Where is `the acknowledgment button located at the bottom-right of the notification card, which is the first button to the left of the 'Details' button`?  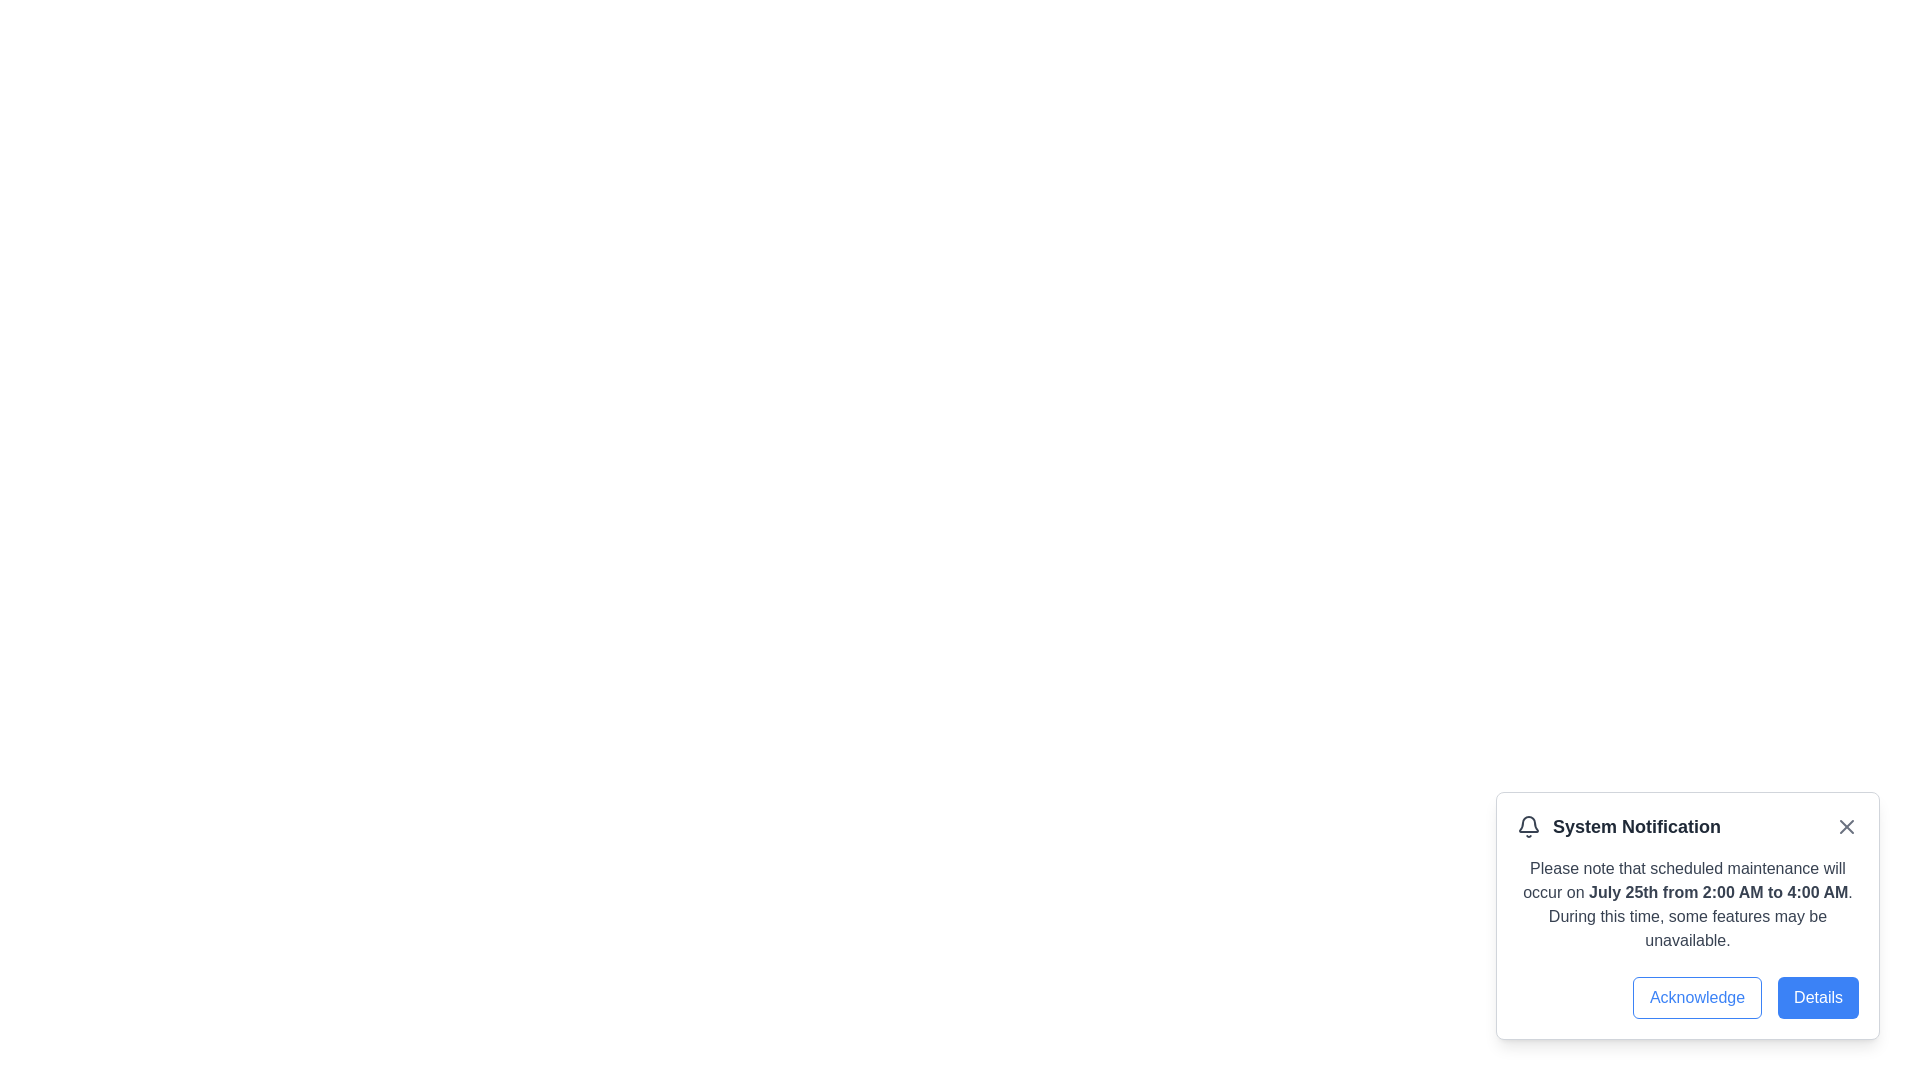
the acknowledgment button located at the bottom-right of the notification card, which is the first button to the left of the 'Details' button is located at coordinates (1696, 998).